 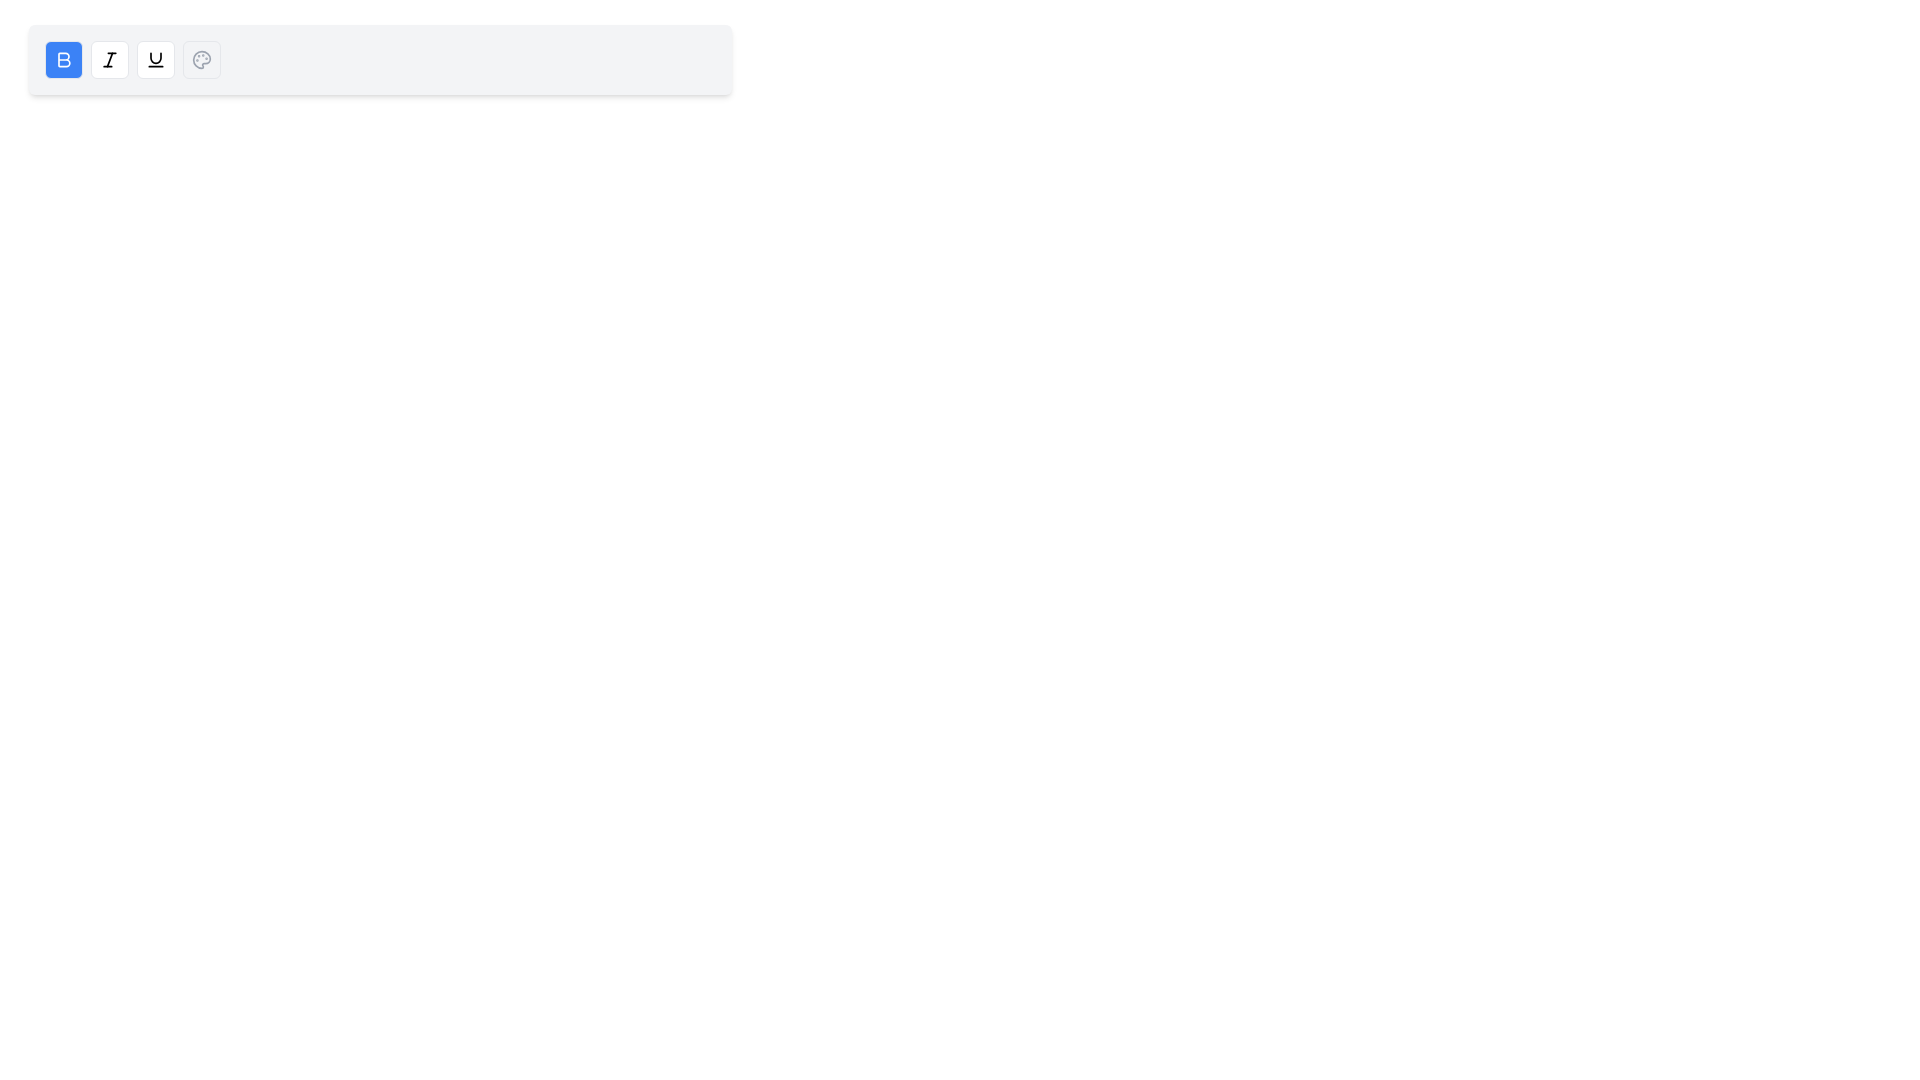 I want to click on the italic styling button, which is the second button in the group of text formatting buttons located at the top left of the interface, so click(x=109, y=59).